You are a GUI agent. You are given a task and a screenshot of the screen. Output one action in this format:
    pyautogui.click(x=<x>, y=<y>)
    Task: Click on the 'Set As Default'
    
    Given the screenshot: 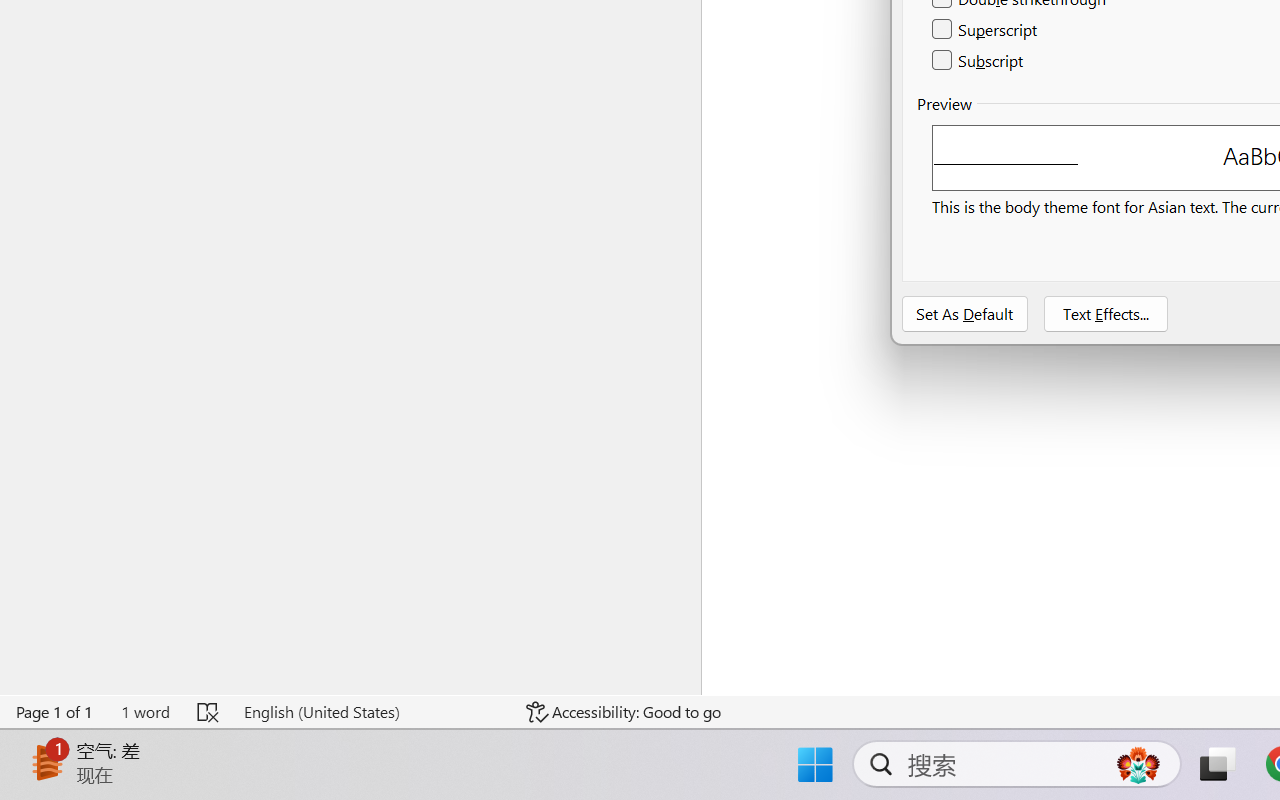 What is the action you would take?
    pyautogui.click(x=965, y=313)
    